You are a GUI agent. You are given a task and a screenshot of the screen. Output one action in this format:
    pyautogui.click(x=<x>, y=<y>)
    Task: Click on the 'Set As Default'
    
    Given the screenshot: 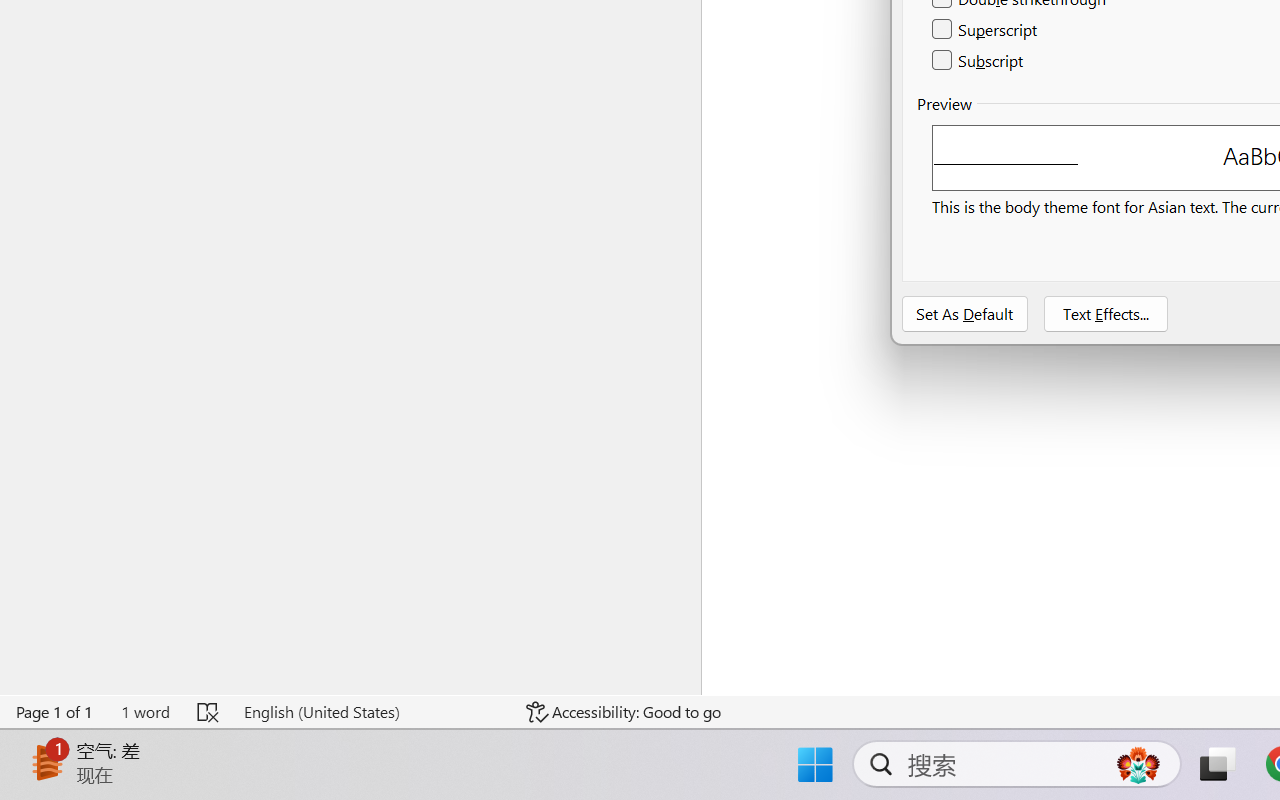 What is the action you would take?
    pyautogui.click(x=965, y=313)
    